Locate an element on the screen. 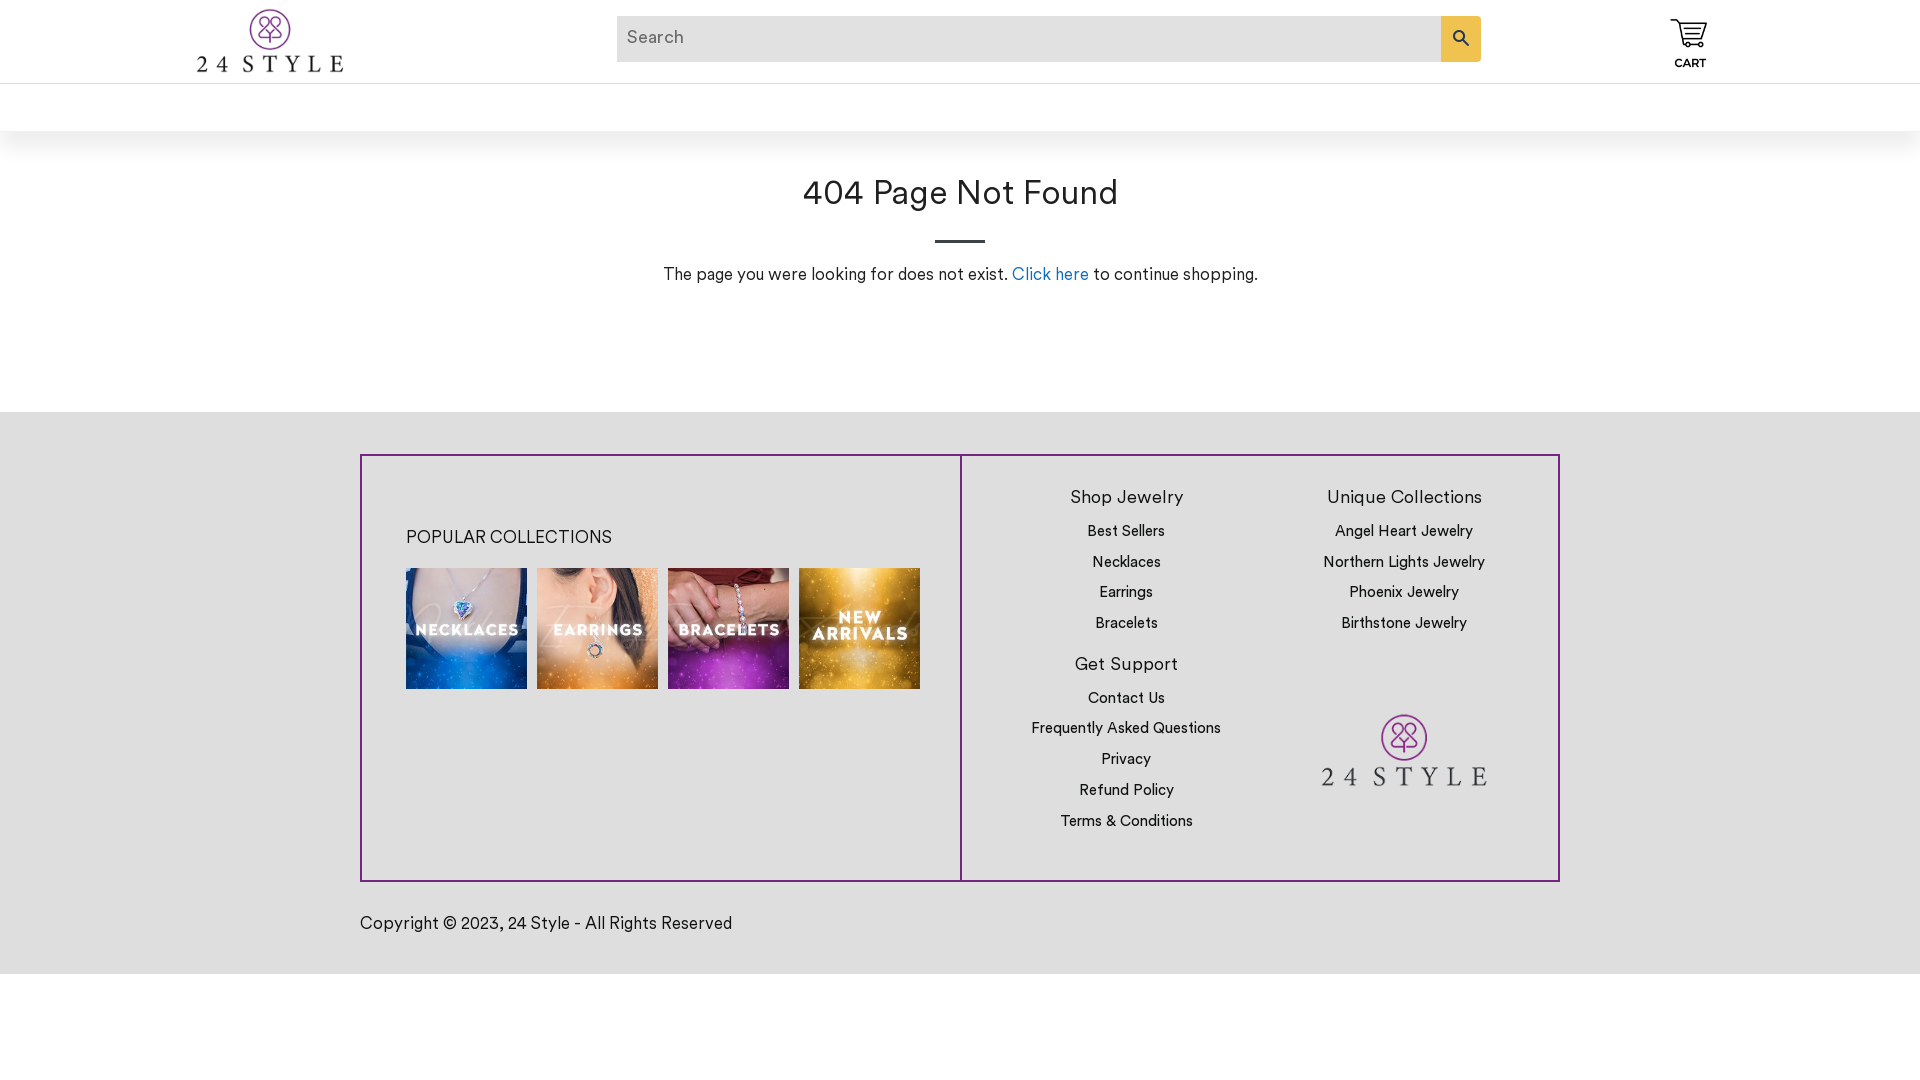 This screenshot has height=1080, width=1920. 'Birthstone Jewelry' is located at coordinates (1402, 623).